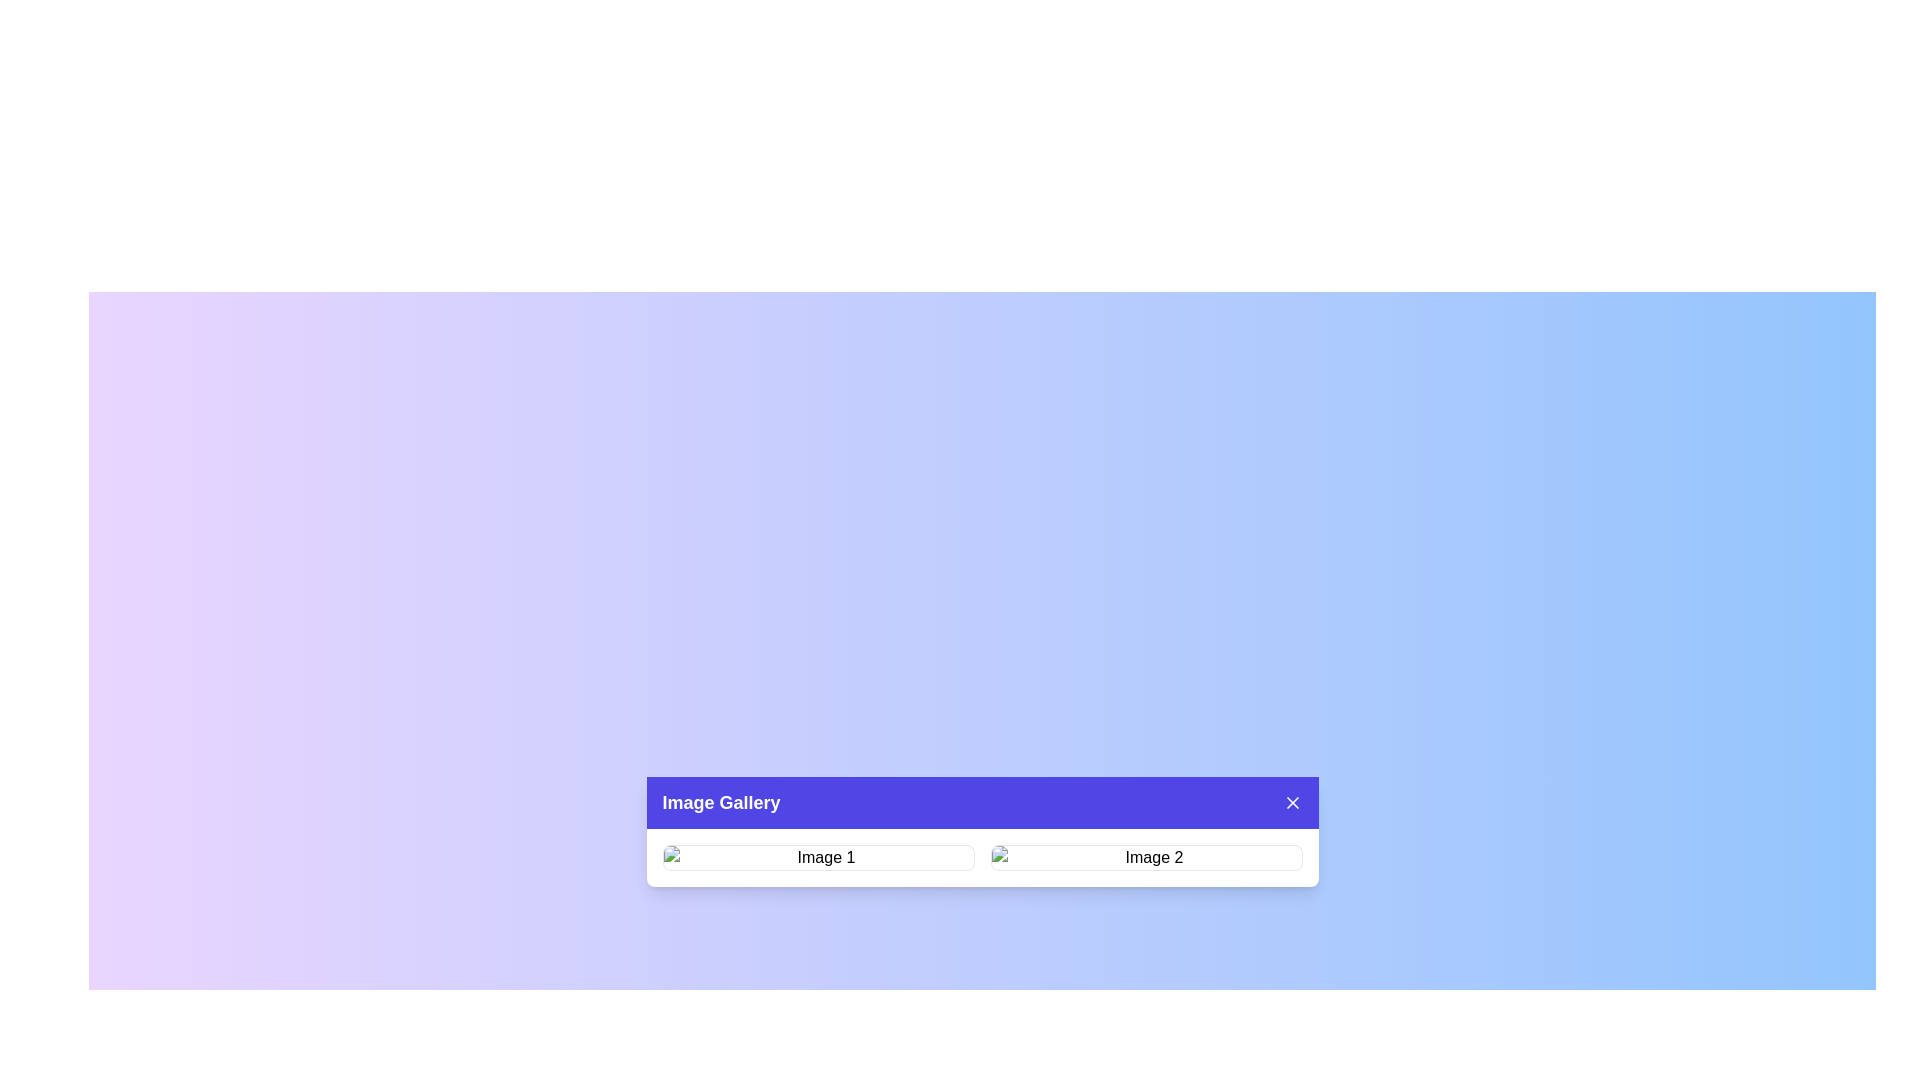 The height and width of the screenshot is (1080, 1920). I want to click on the image labeled Image 1 to observe its hover effect, so click(818, 856).